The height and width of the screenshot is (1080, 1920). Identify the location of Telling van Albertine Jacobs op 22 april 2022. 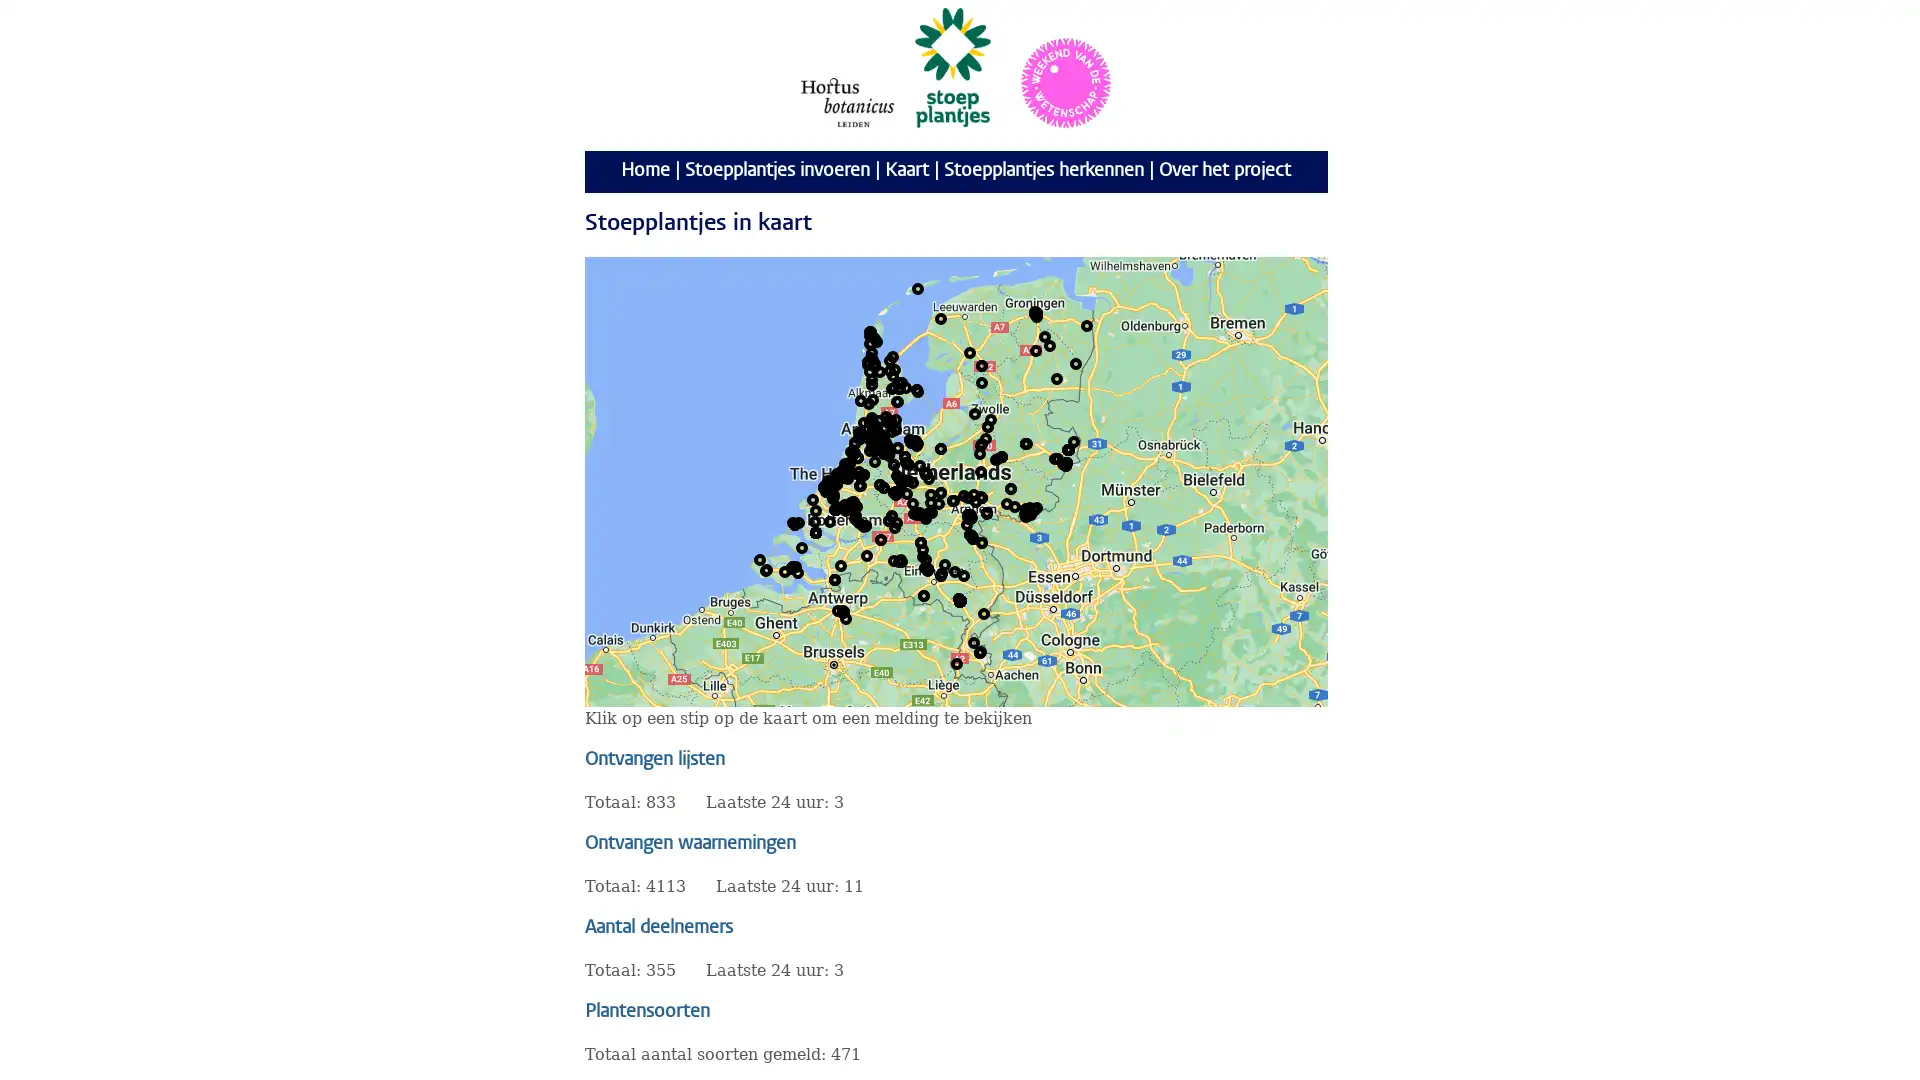
(917, 512).